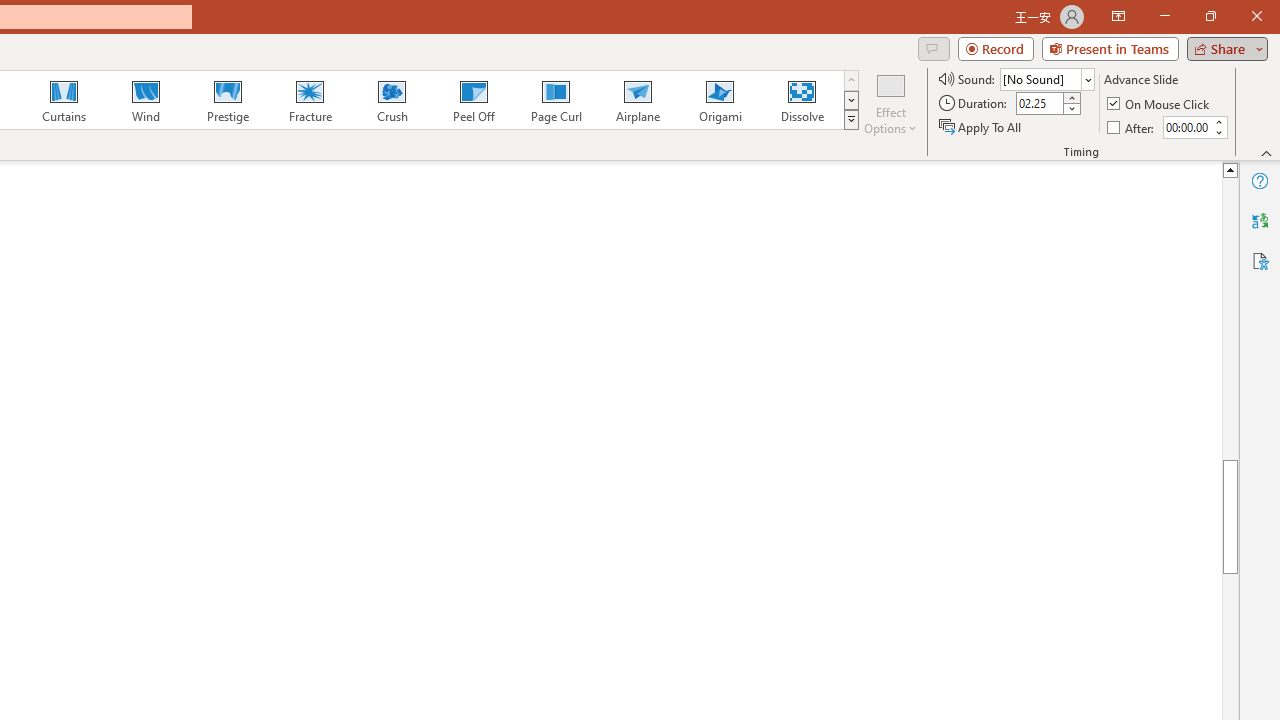  I want to click on 'Peel Off', so click(472, 100).